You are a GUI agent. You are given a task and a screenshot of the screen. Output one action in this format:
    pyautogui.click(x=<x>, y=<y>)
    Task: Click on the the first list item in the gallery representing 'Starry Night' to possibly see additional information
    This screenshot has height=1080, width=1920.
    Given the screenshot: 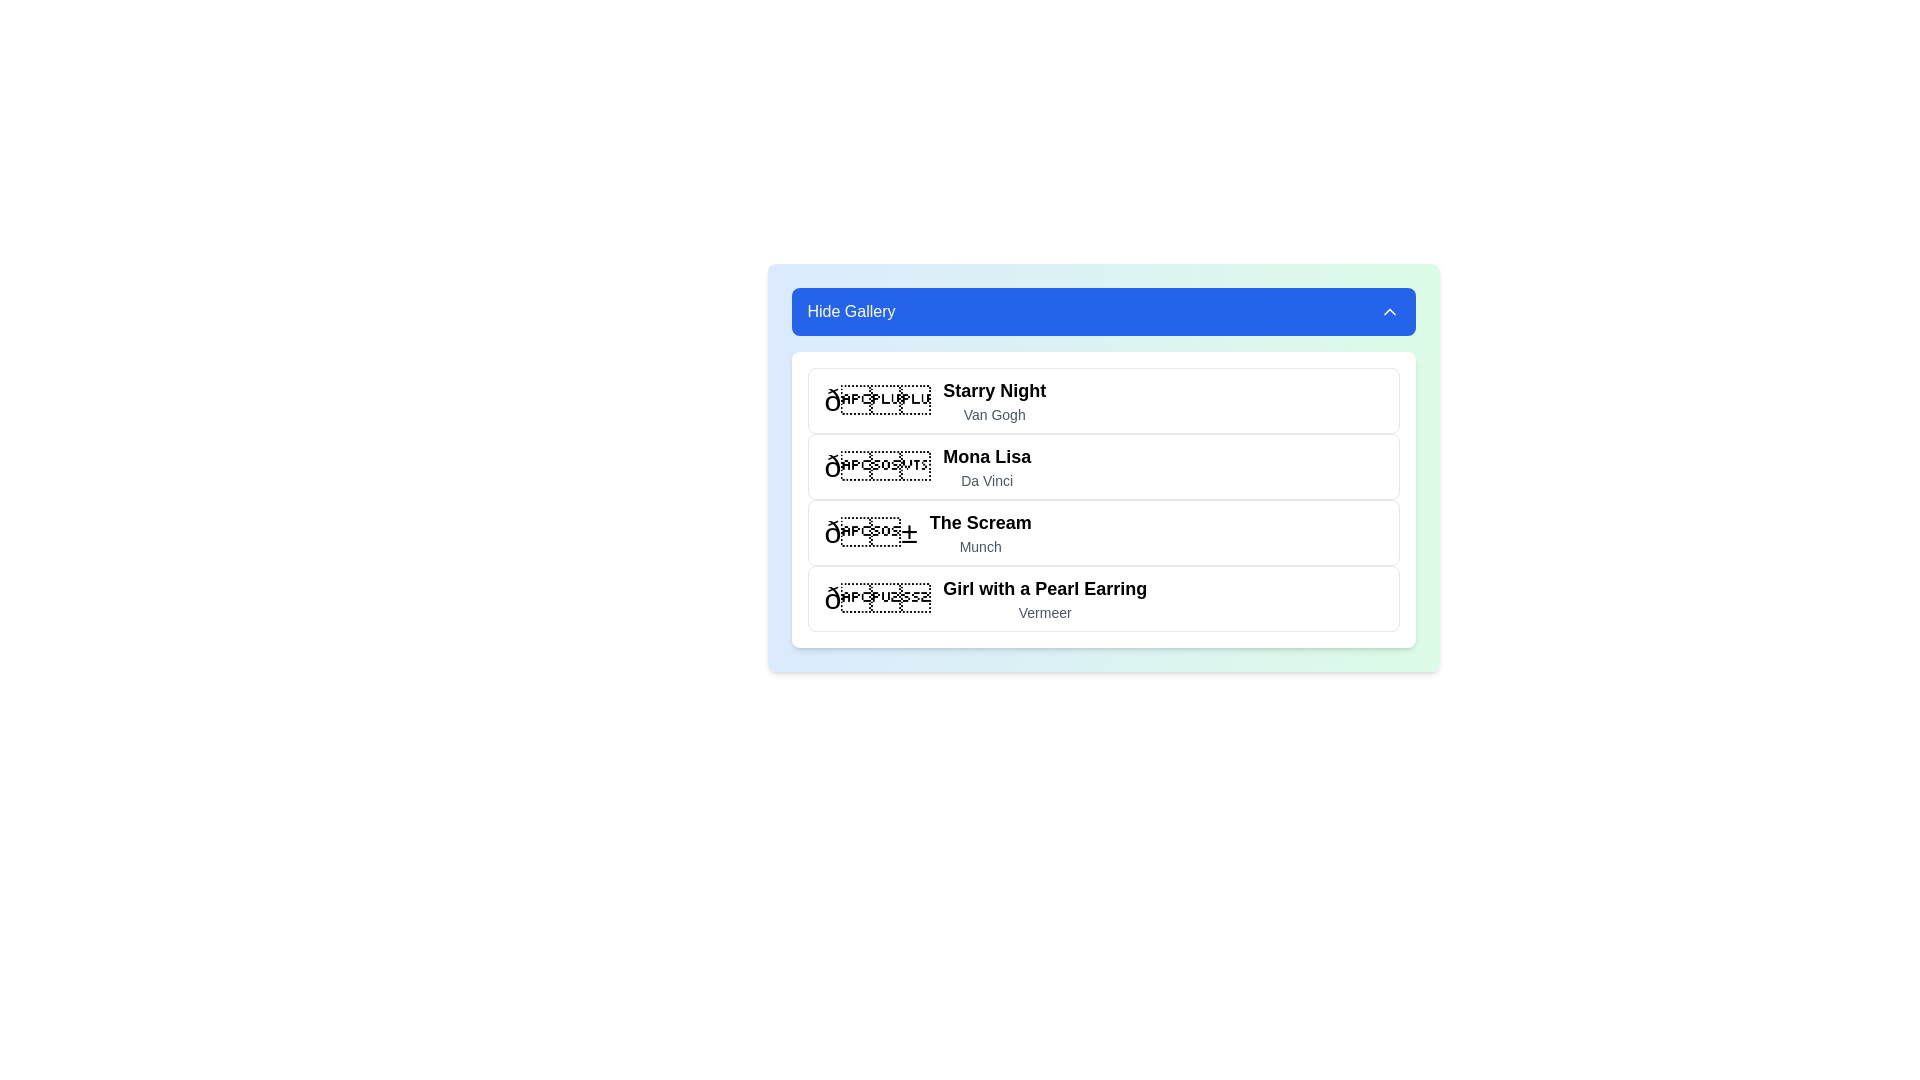 What is the action you would take?
    pyautogui.click(x=934, y=401)
    